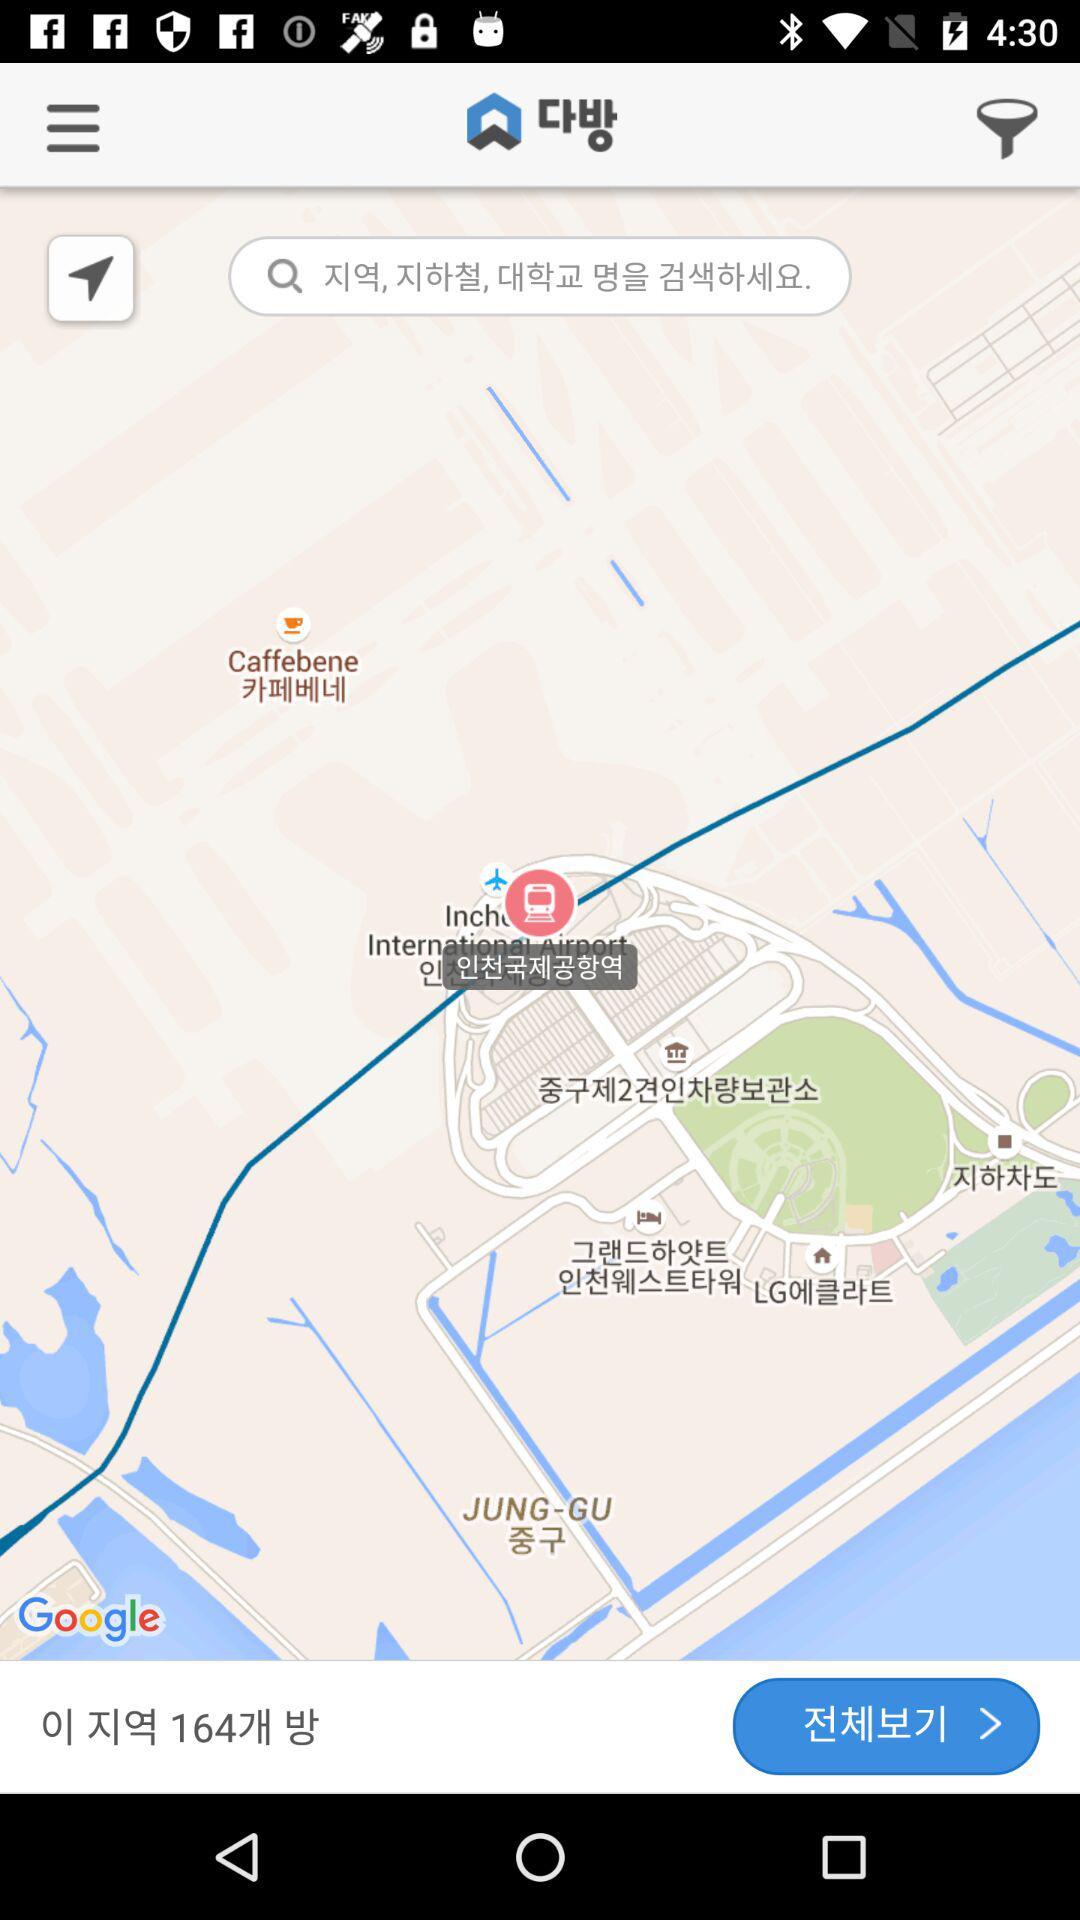 The height and width of the screenshot is (1920, 1080). Describe the element at coordinates (92, 280) in the screenshot. I see `the navigation icon` at that location.